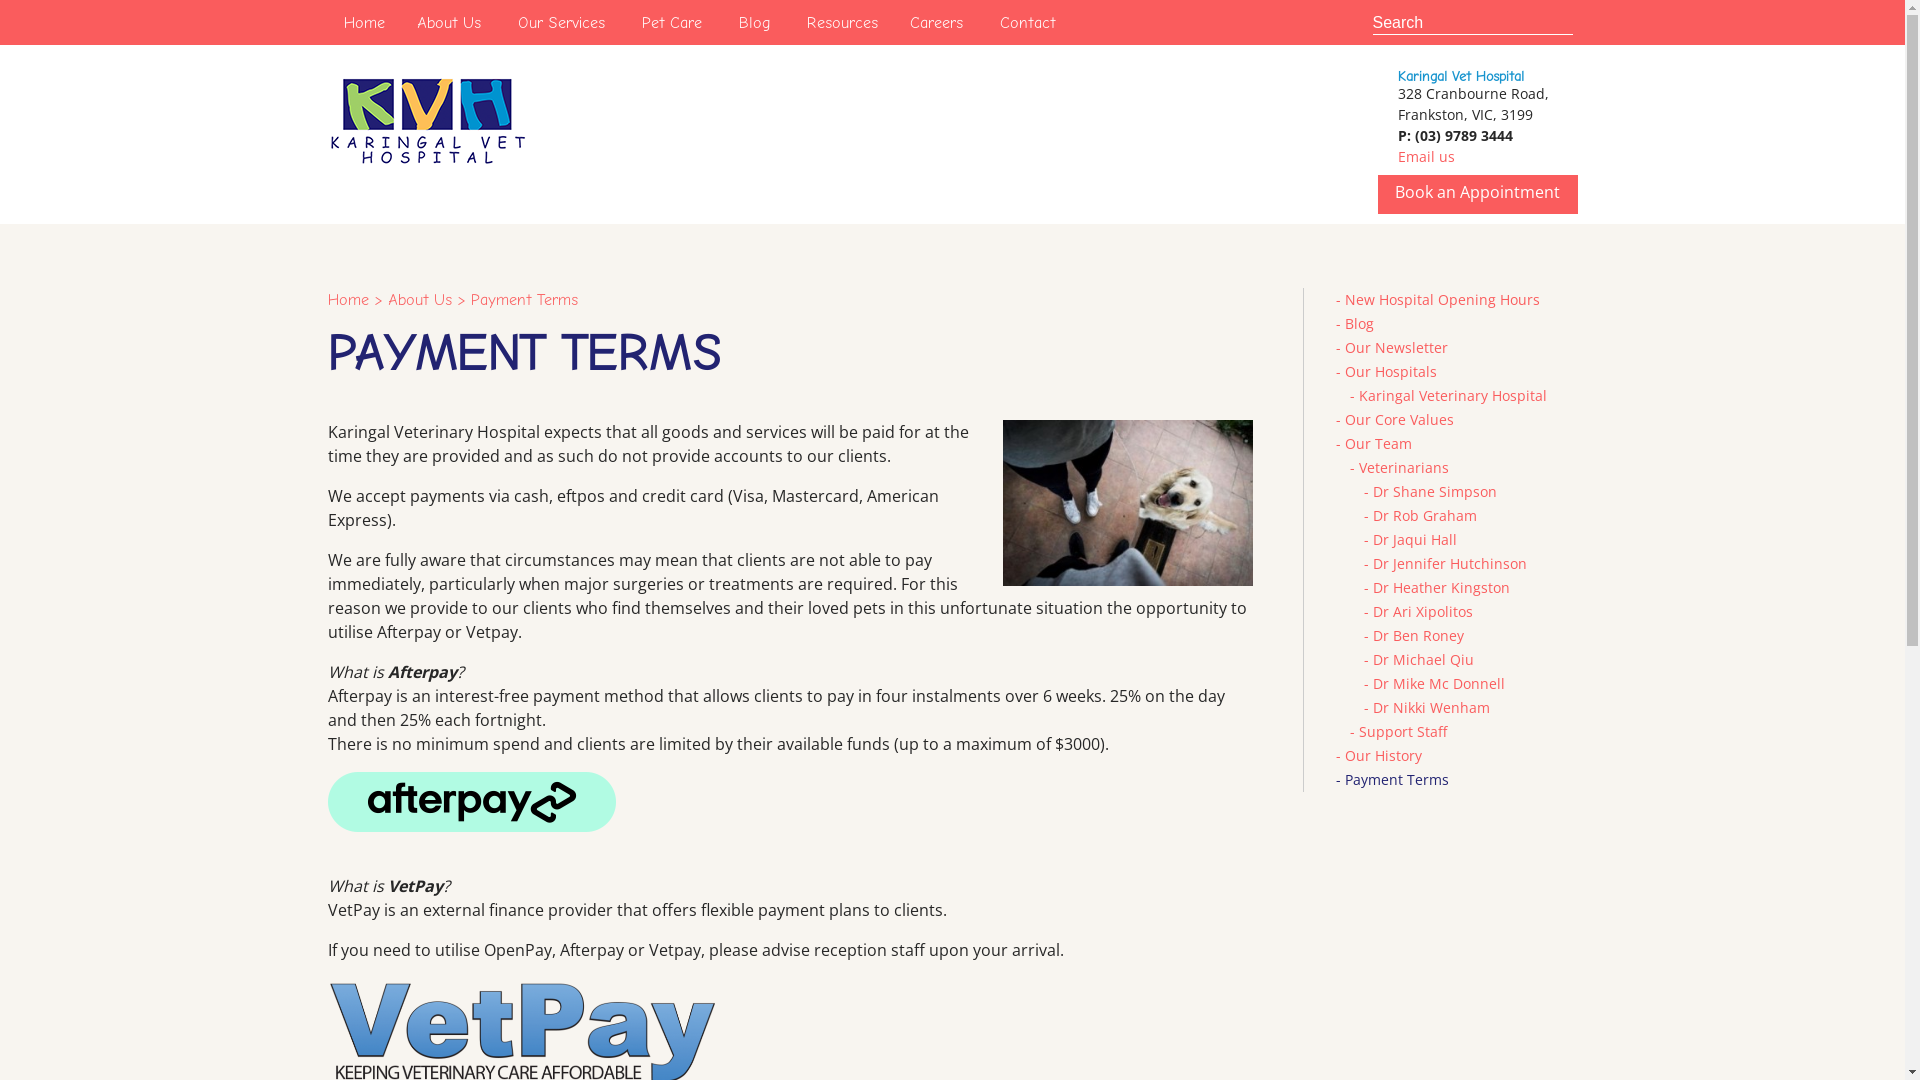 The width and height of the screenshot is (1920, 1080). Describe the element at coordinates (720, 22) in the screenshot. I see `'Blog'` at that location.